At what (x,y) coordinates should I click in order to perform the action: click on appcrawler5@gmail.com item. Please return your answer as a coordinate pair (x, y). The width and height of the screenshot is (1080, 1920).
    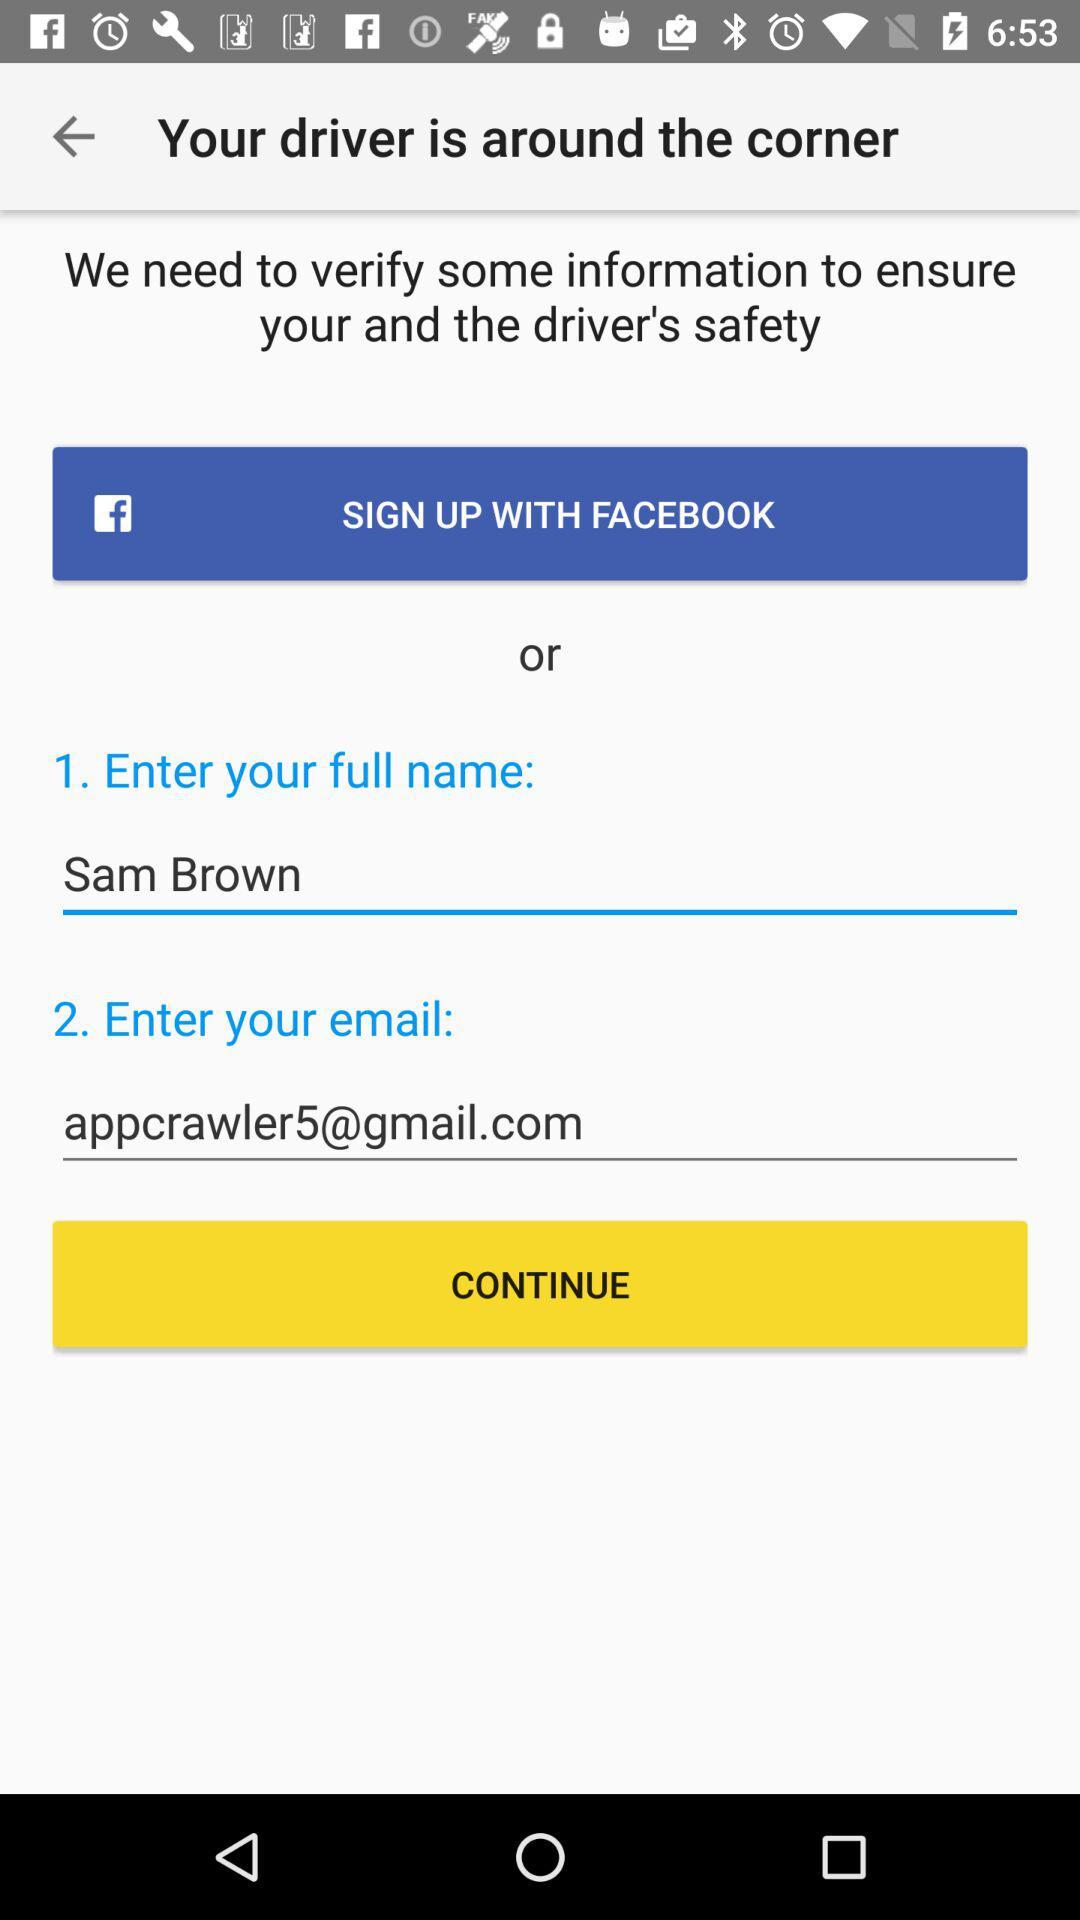
    Looking at the image, I should click on (540, 1122).